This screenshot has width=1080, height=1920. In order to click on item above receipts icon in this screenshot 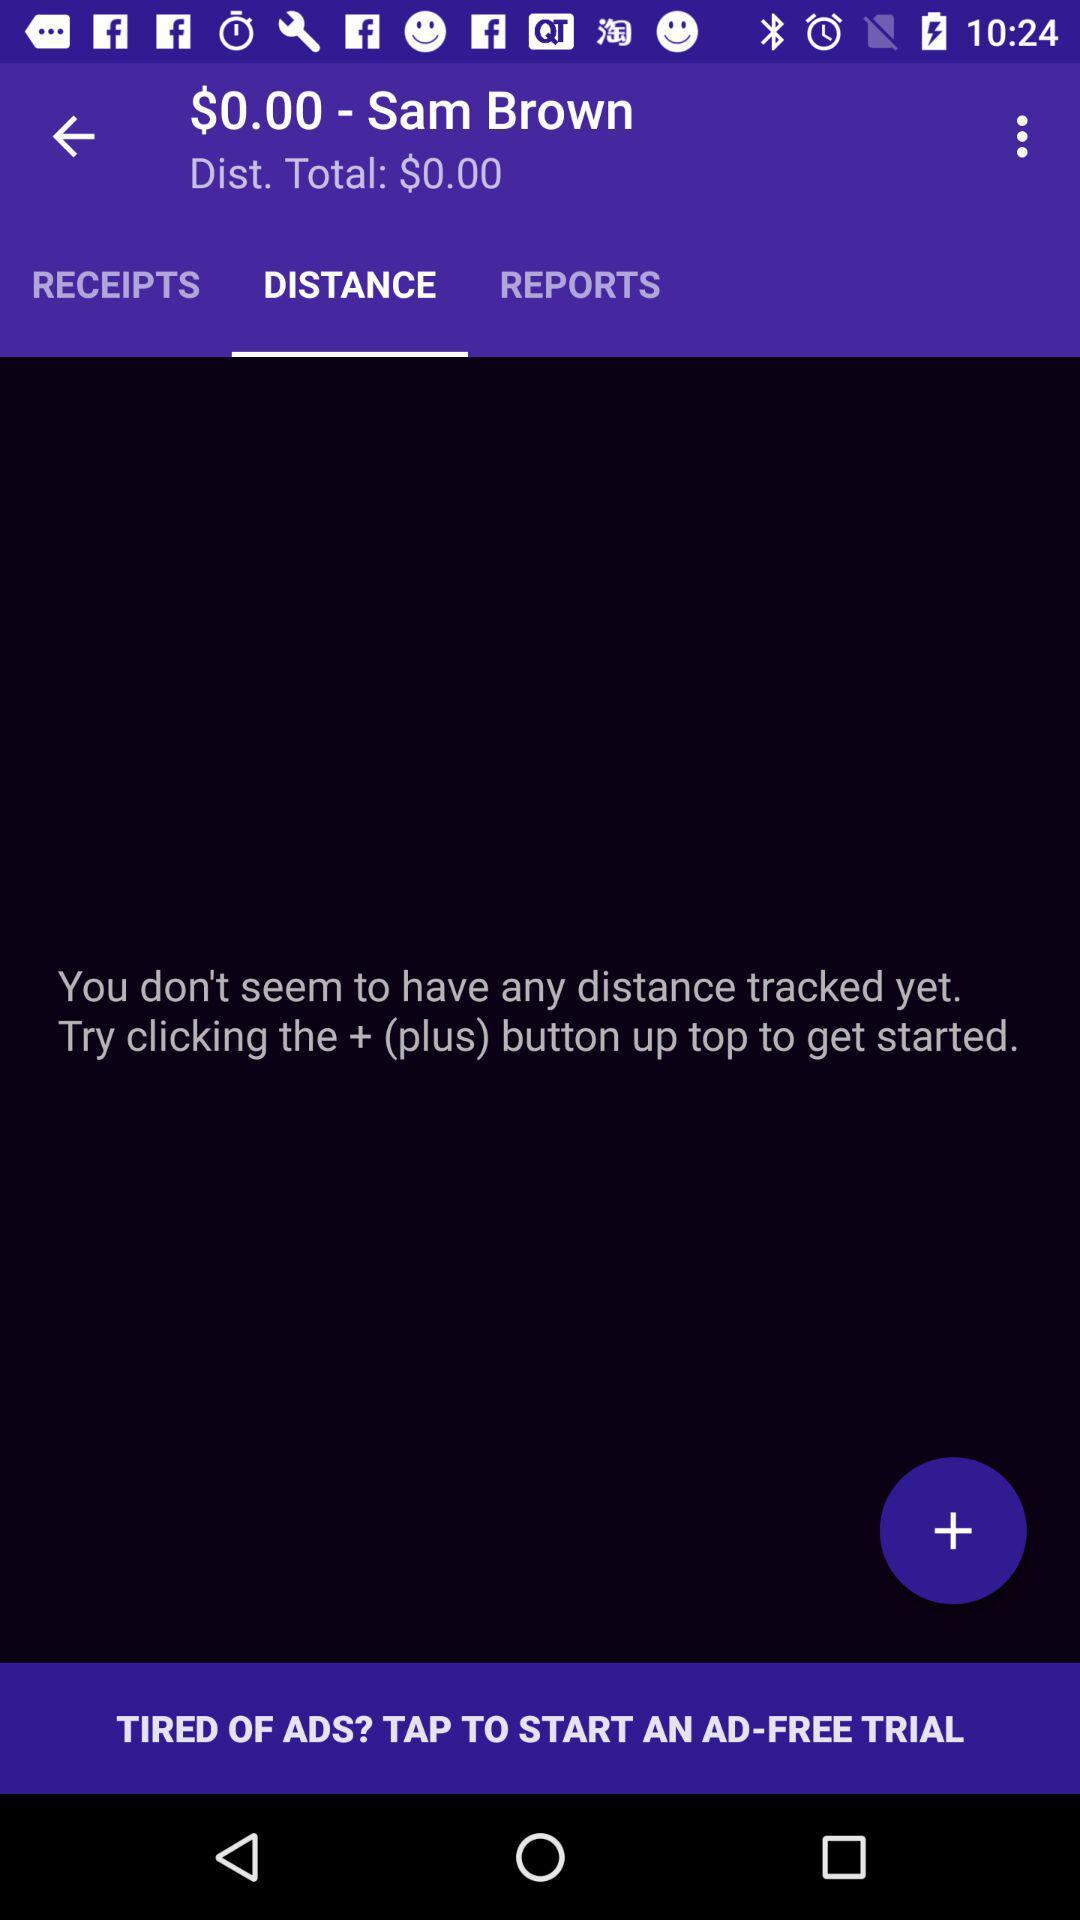, I will do `click(72, 135)`.